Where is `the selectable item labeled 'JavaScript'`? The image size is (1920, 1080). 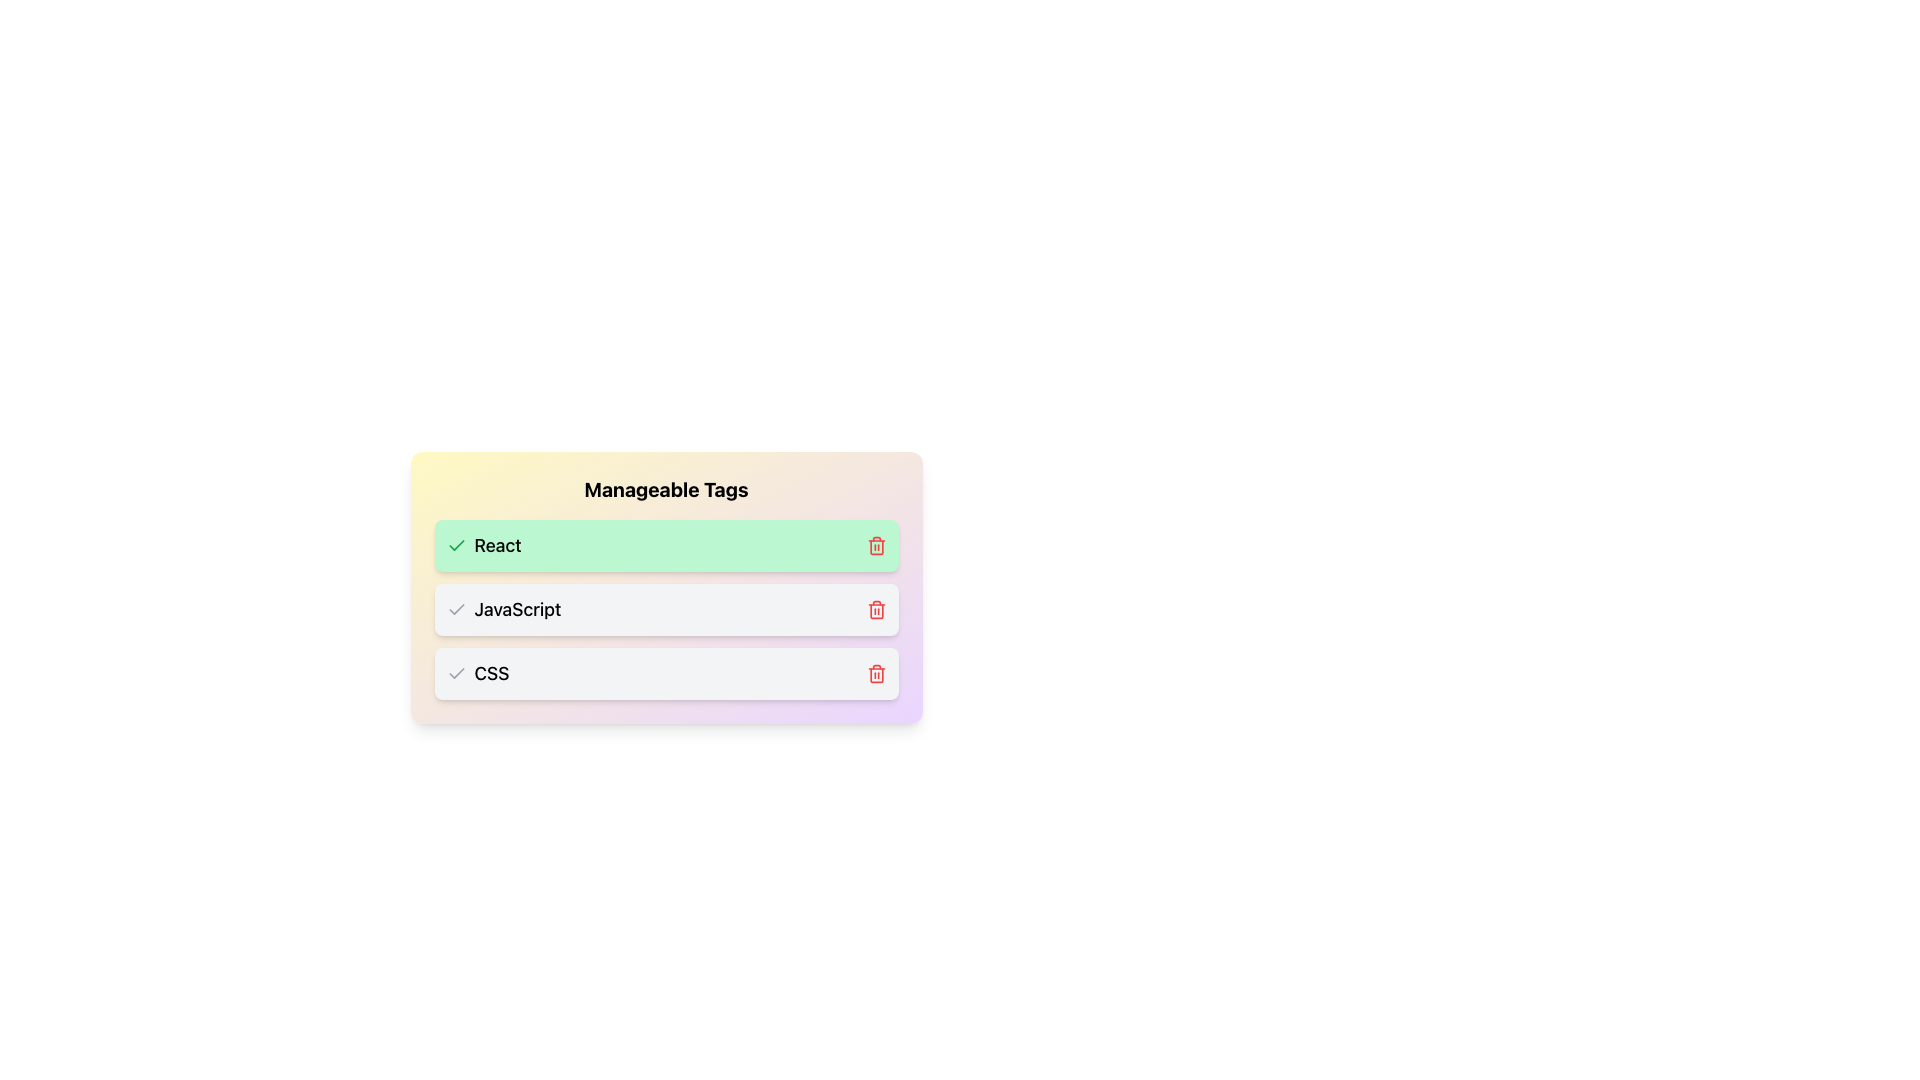
the selectable item labeled 'JavaScript' is located at coordinates (666, 608).